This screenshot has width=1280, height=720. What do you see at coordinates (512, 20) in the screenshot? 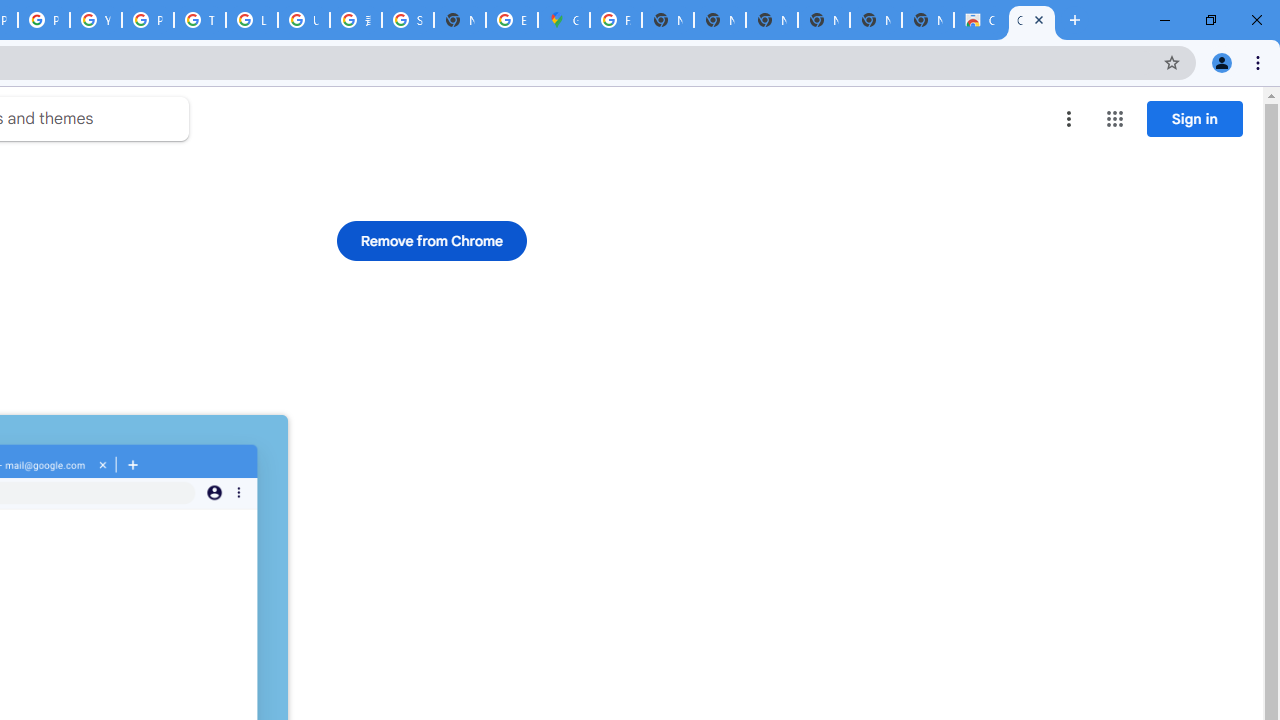
I see `'Explore new street-level details - Google Maps Help'` at bounding box center [512, 20].